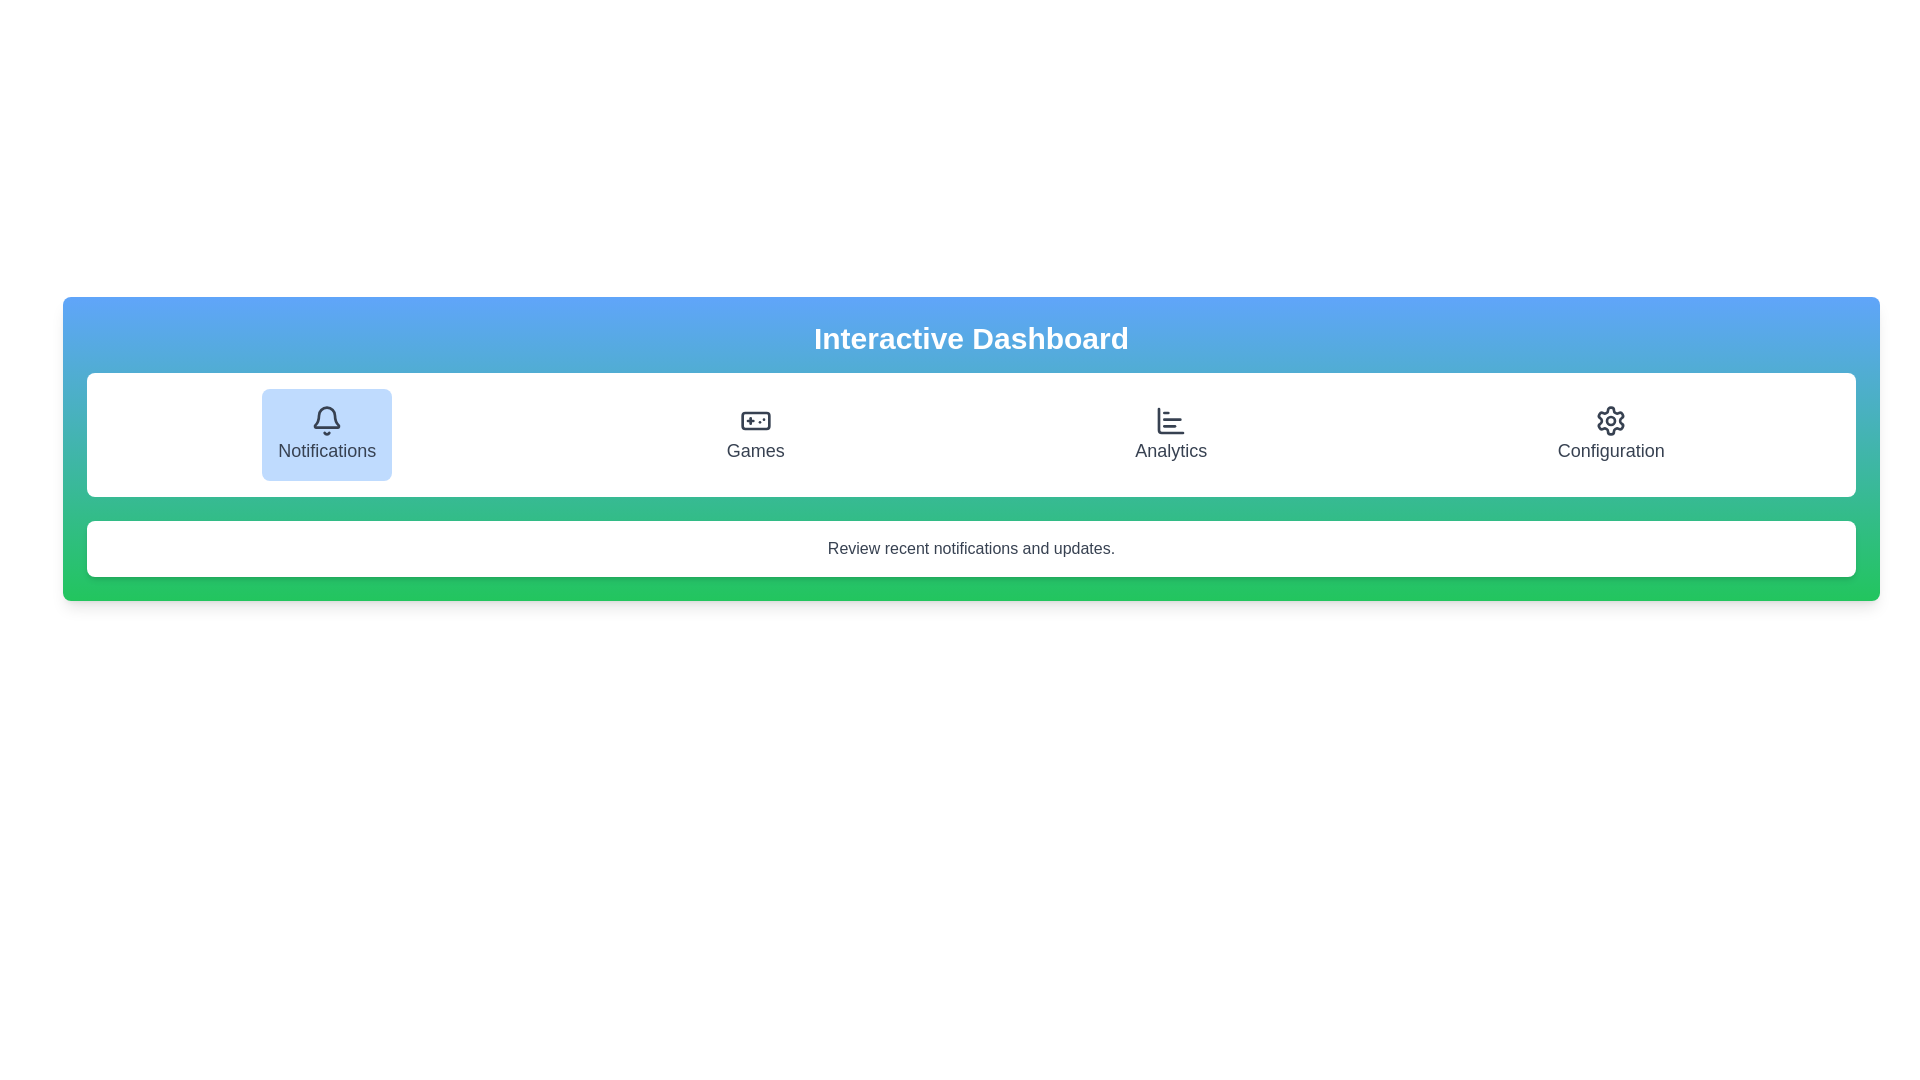 Image resolution: width=1920 pixels, height=1080 pixels. I want to click on the tab corresponding to Analytics, so click(1171, 434).